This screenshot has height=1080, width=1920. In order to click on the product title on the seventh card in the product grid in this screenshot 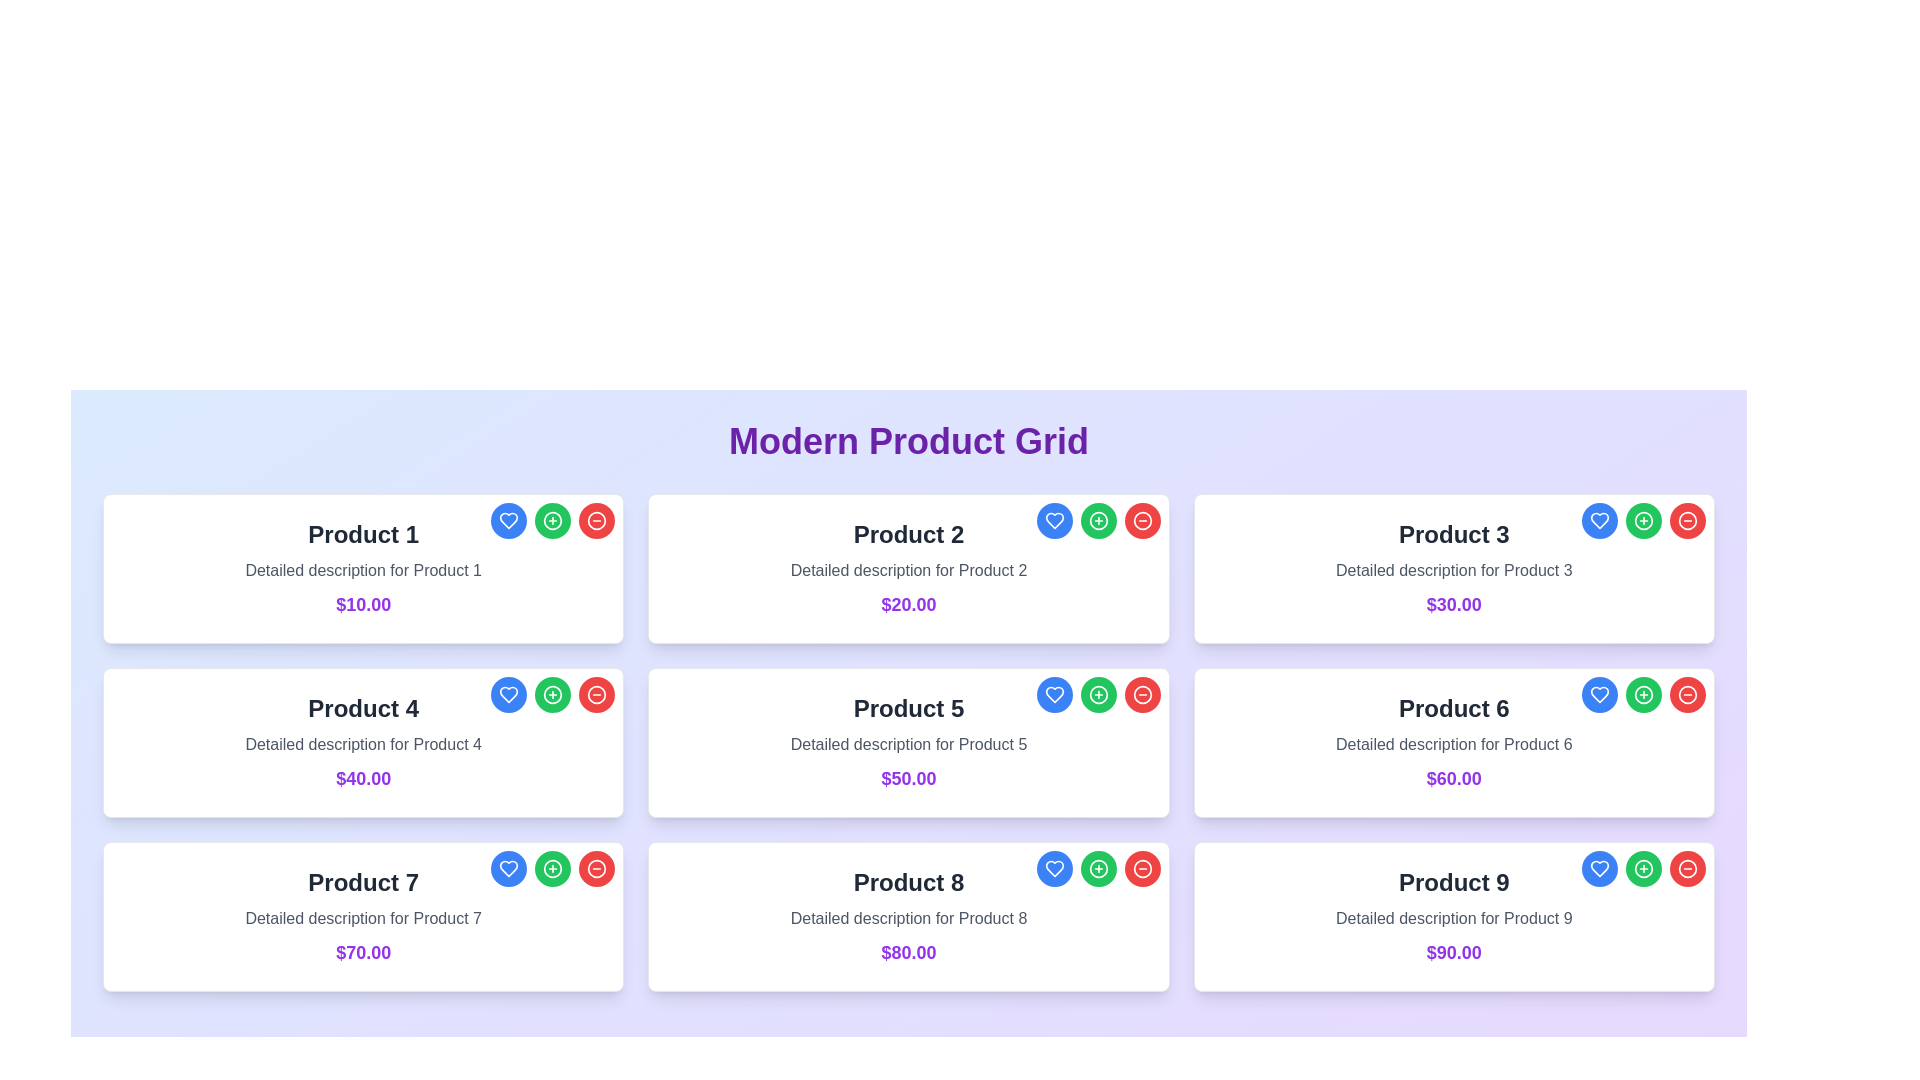, I will do `click(363, 917)`.